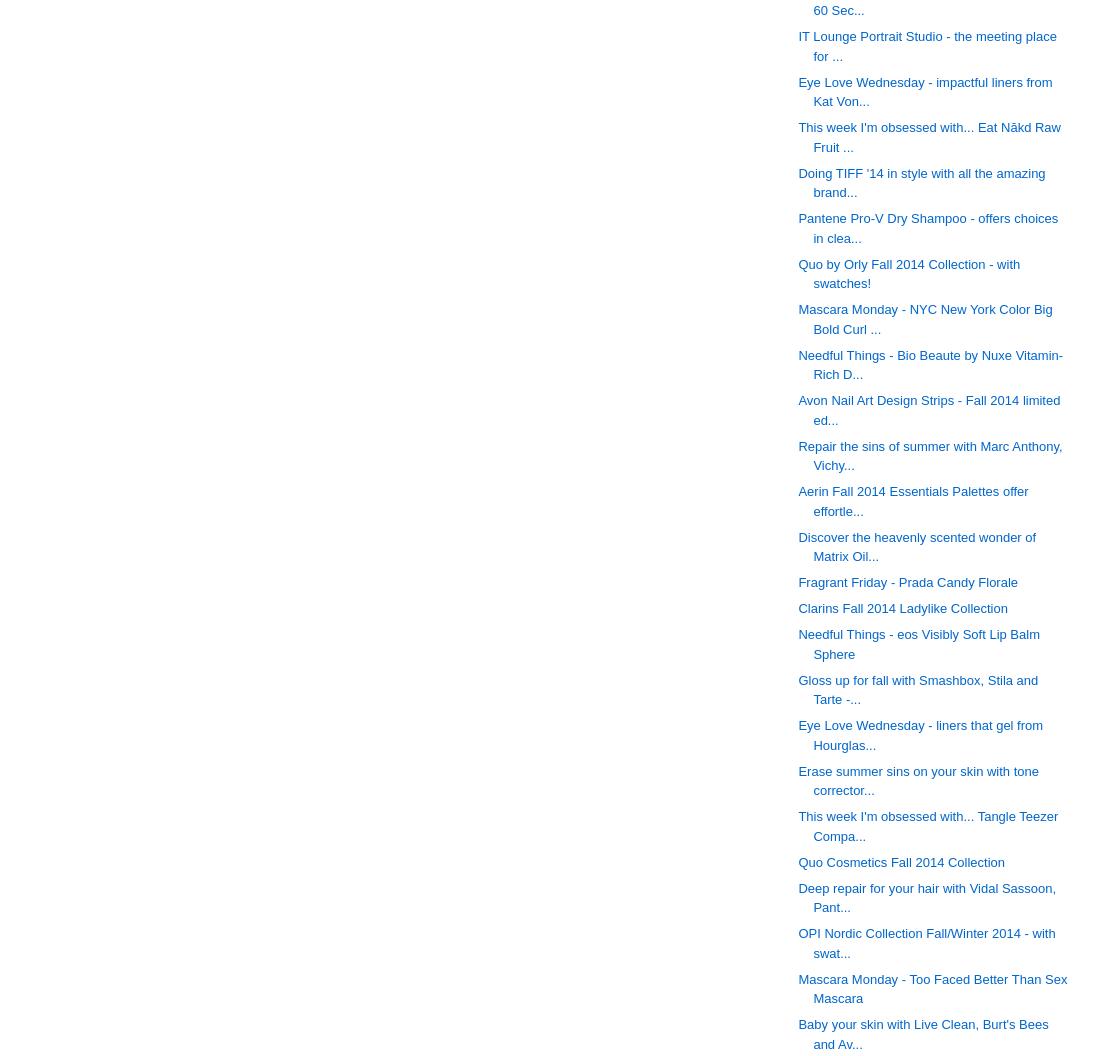 The width and height of the screenshot is (1100, 1056). Describe the element at coordinates (916, 546) in the screenshot. I see `'Discover the heavenly scented wonder of Matrix Oil...'` at that location.